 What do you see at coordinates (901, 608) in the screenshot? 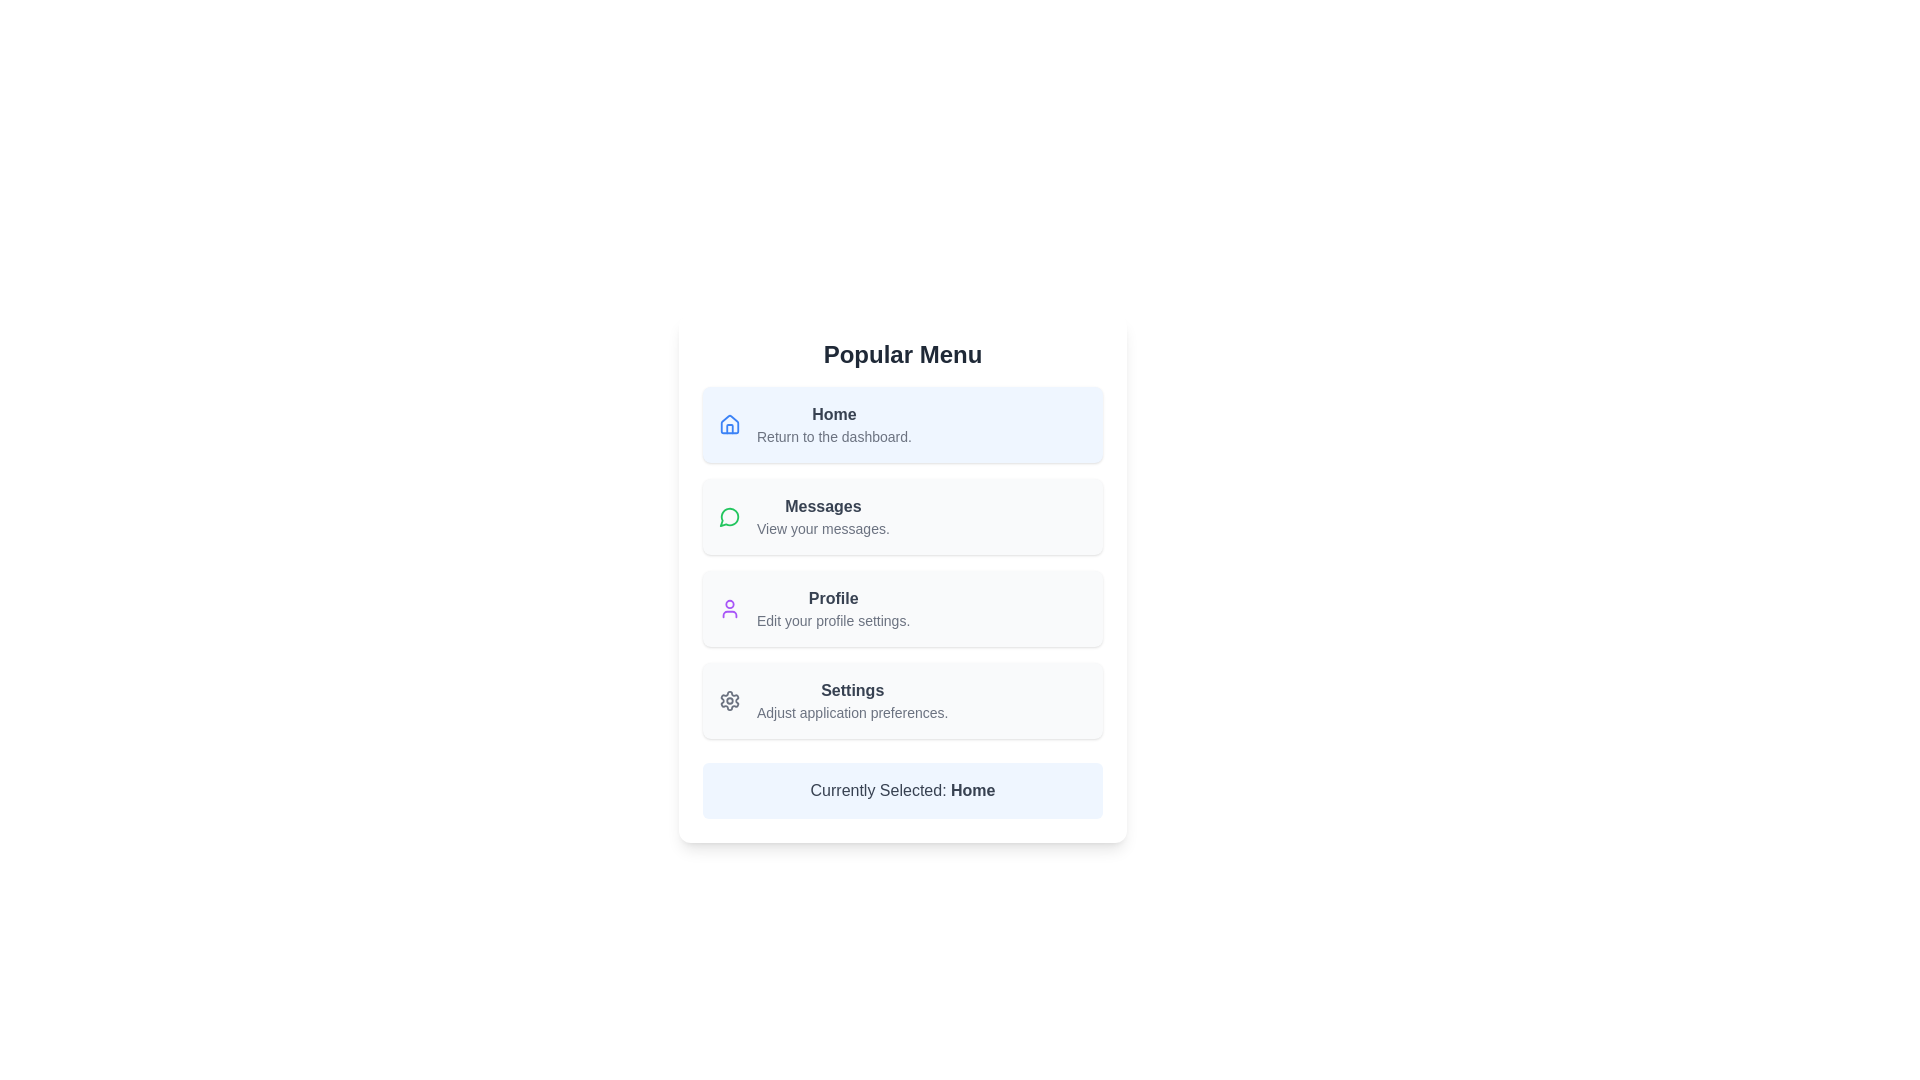
I see `the menu item labeled Profile` at bounding box center [901, 608].